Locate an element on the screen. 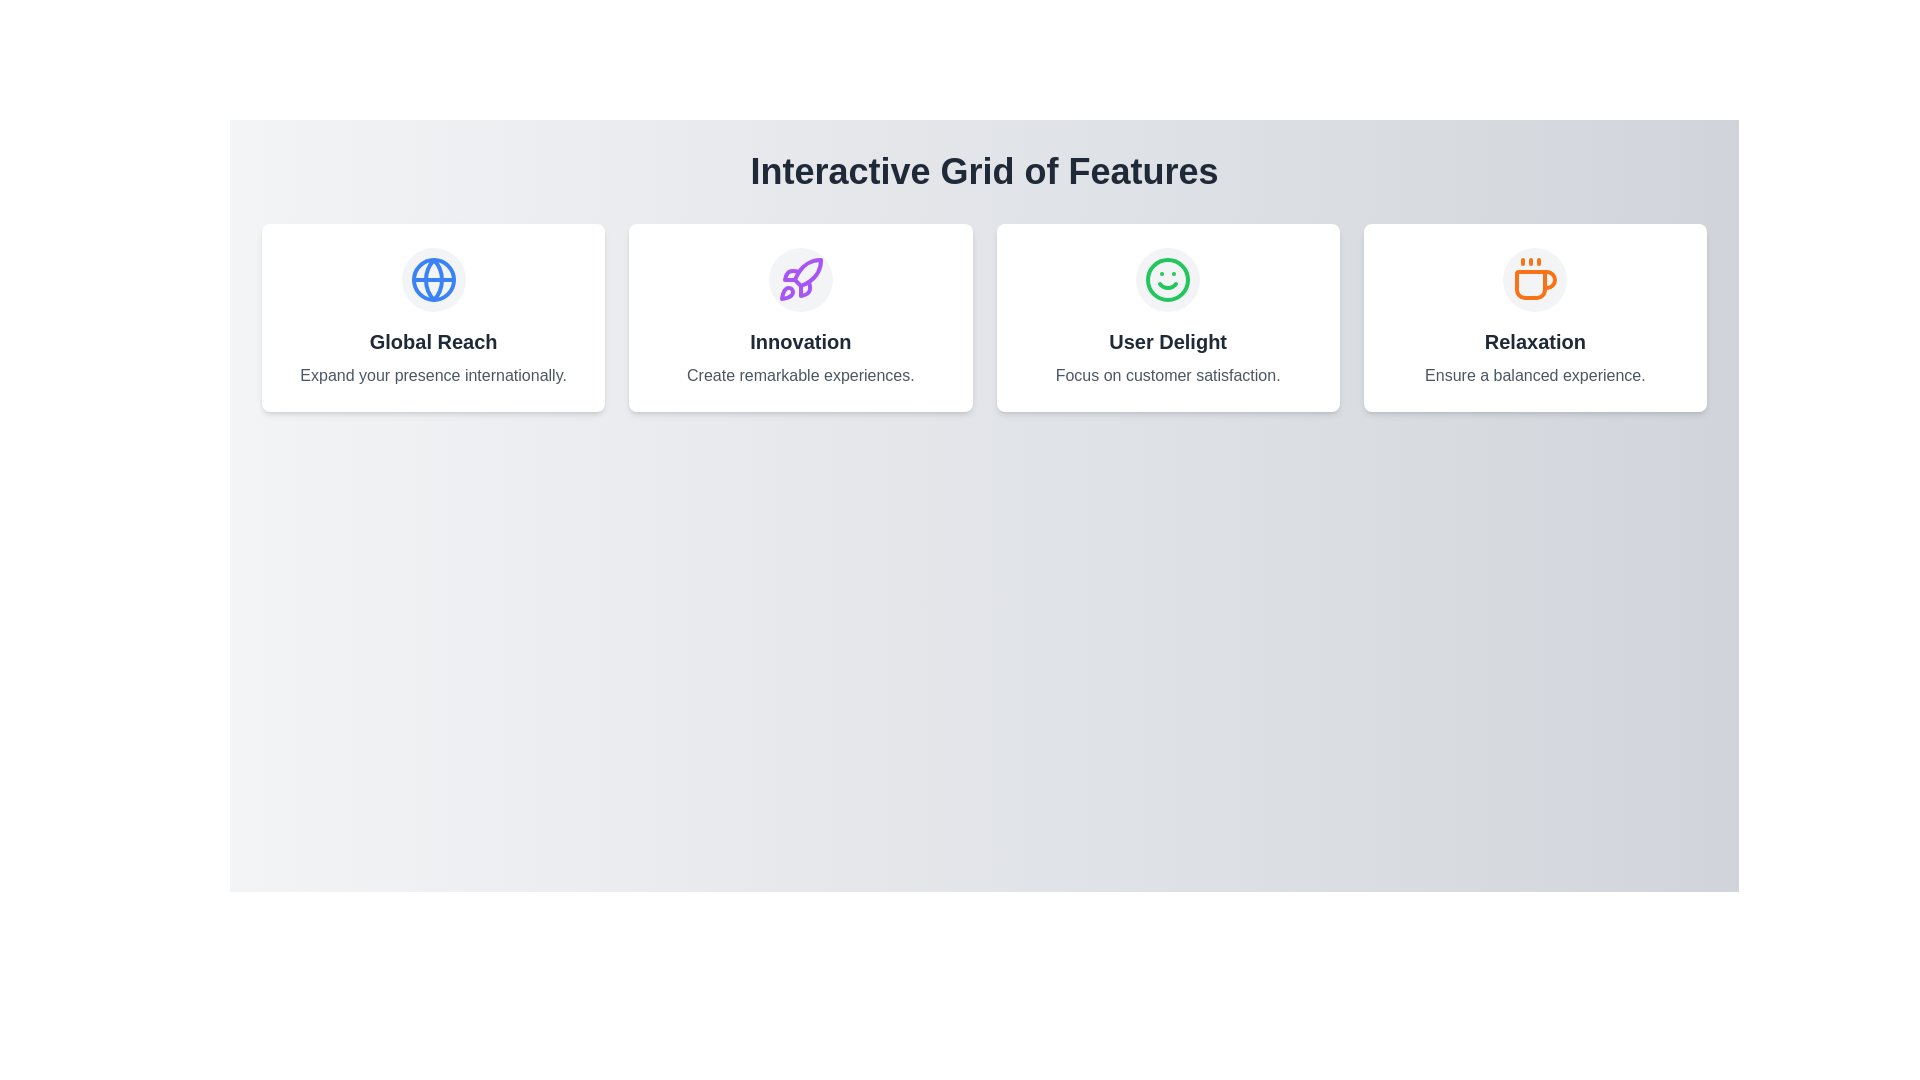  'User Delight' icon, which visually conveys positivity and satisfaction, if it is interactive is located at coordinates (1168, 280).